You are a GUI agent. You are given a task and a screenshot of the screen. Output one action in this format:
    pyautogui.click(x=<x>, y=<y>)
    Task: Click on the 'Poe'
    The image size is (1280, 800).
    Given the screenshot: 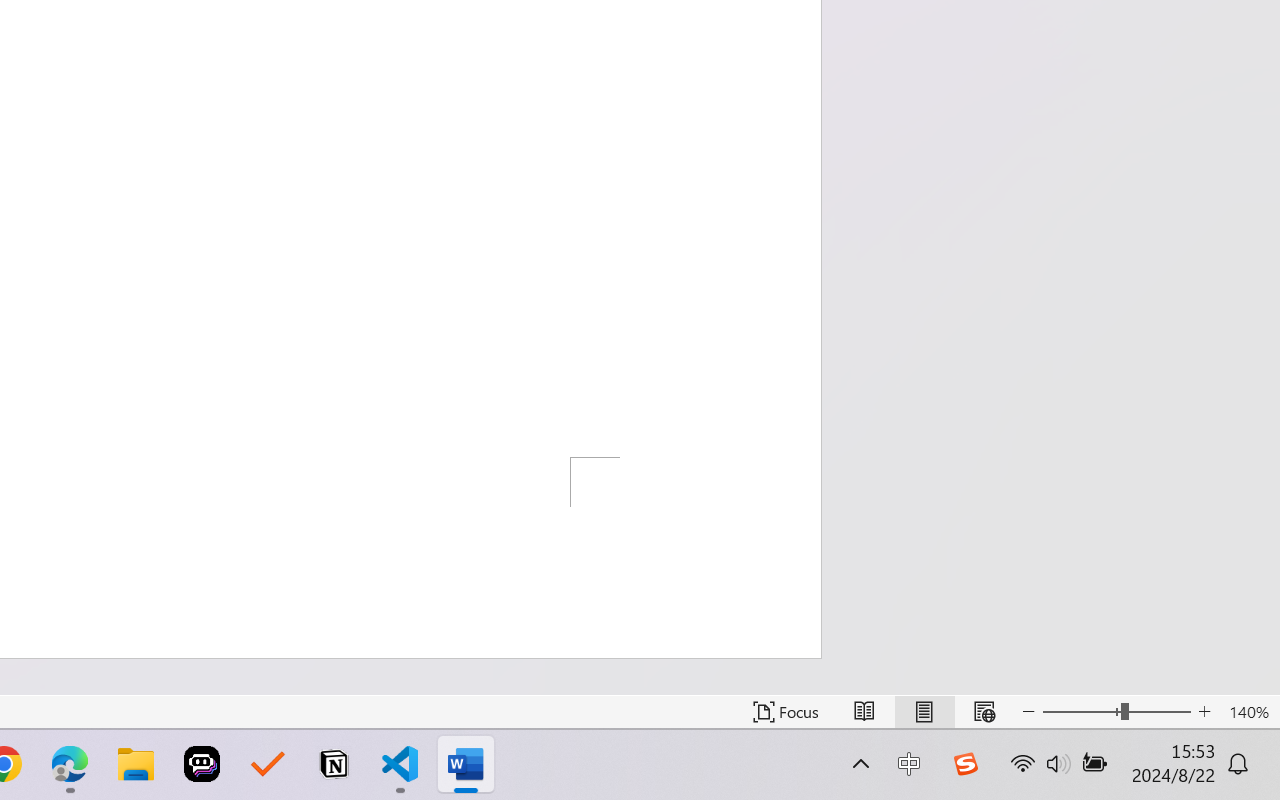 What is the action you would take?
    pyautogui.click(x=202, y=764)
    